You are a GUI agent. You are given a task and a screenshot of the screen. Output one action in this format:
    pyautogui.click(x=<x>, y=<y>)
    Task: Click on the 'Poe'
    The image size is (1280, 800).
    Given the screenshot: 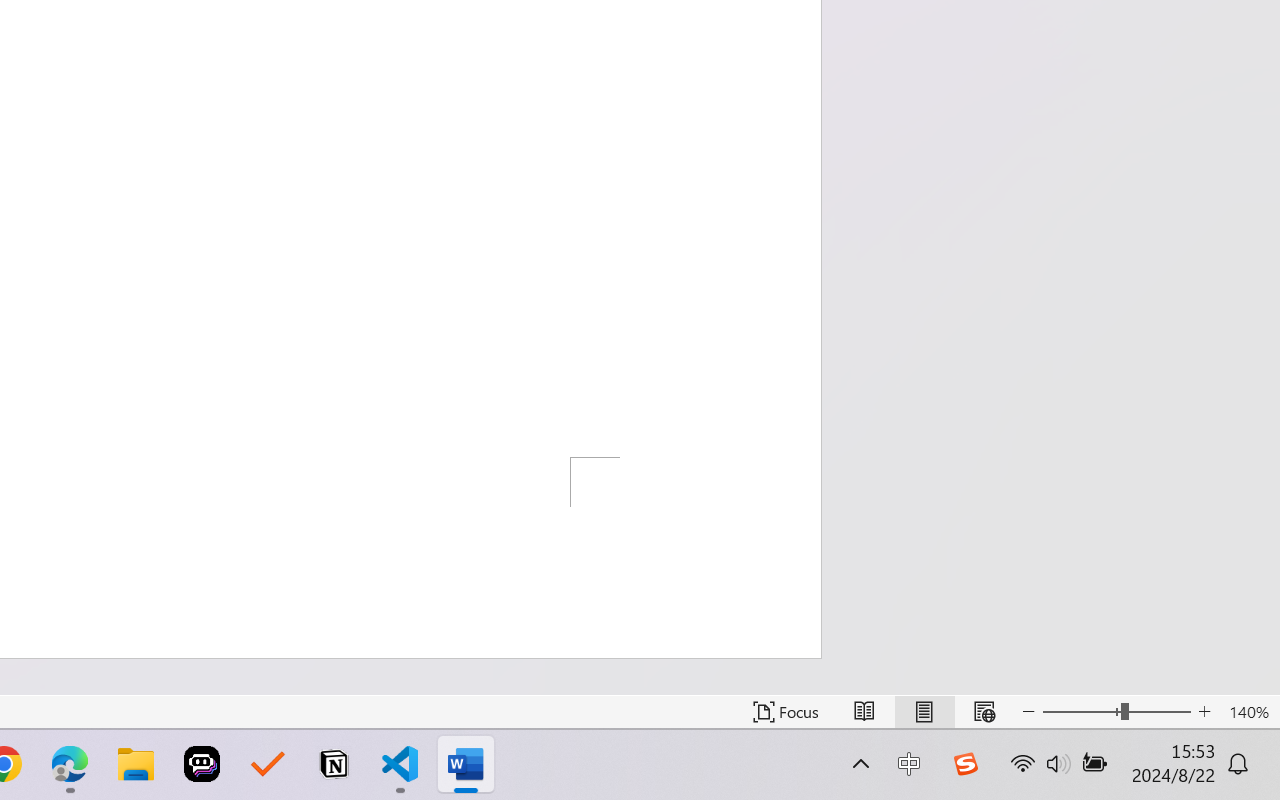 What is the action you would take?
    pyautogui.click(x=202, y=764)
    